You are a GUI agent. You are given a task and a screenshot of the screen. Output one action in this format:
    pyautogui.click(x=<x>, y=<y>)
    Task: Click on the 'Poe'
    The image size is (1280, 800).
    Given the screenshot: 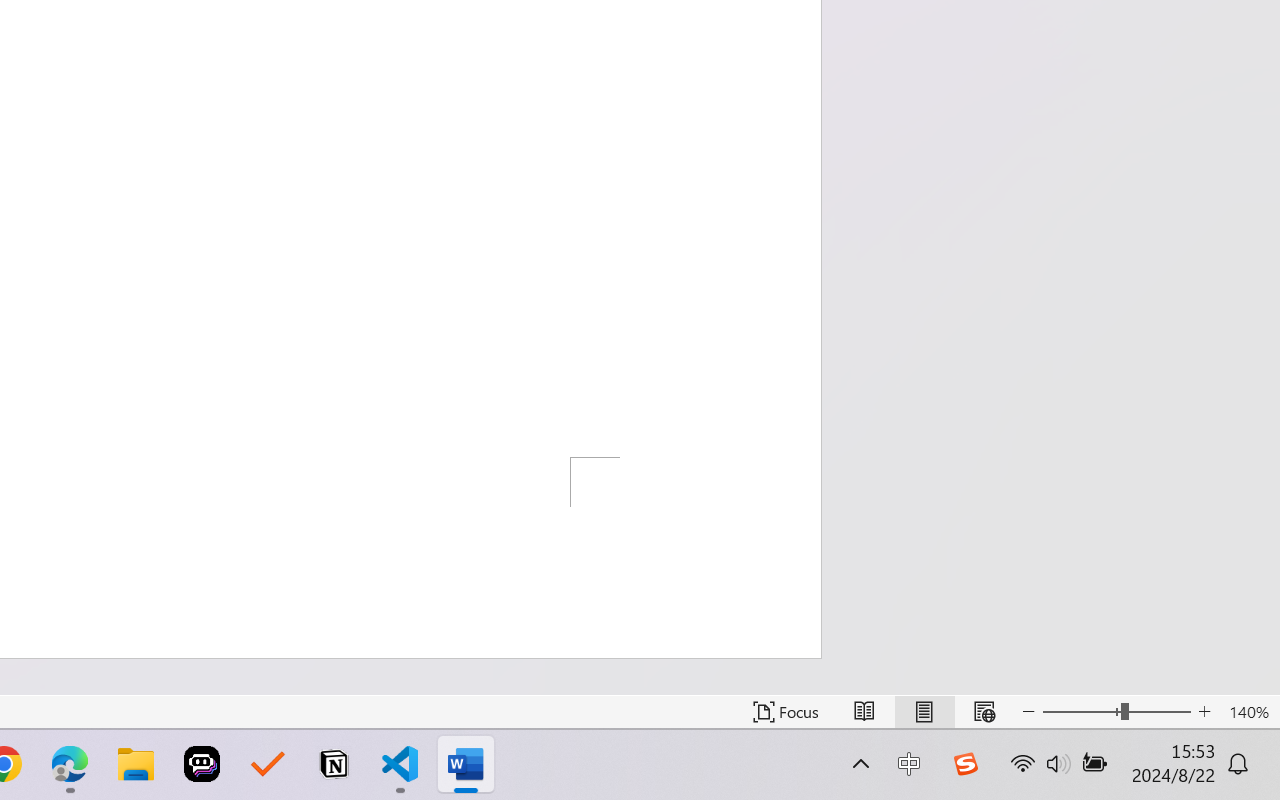 What is the action you would take?
    pyautogui.click(x=202, y=764)
    